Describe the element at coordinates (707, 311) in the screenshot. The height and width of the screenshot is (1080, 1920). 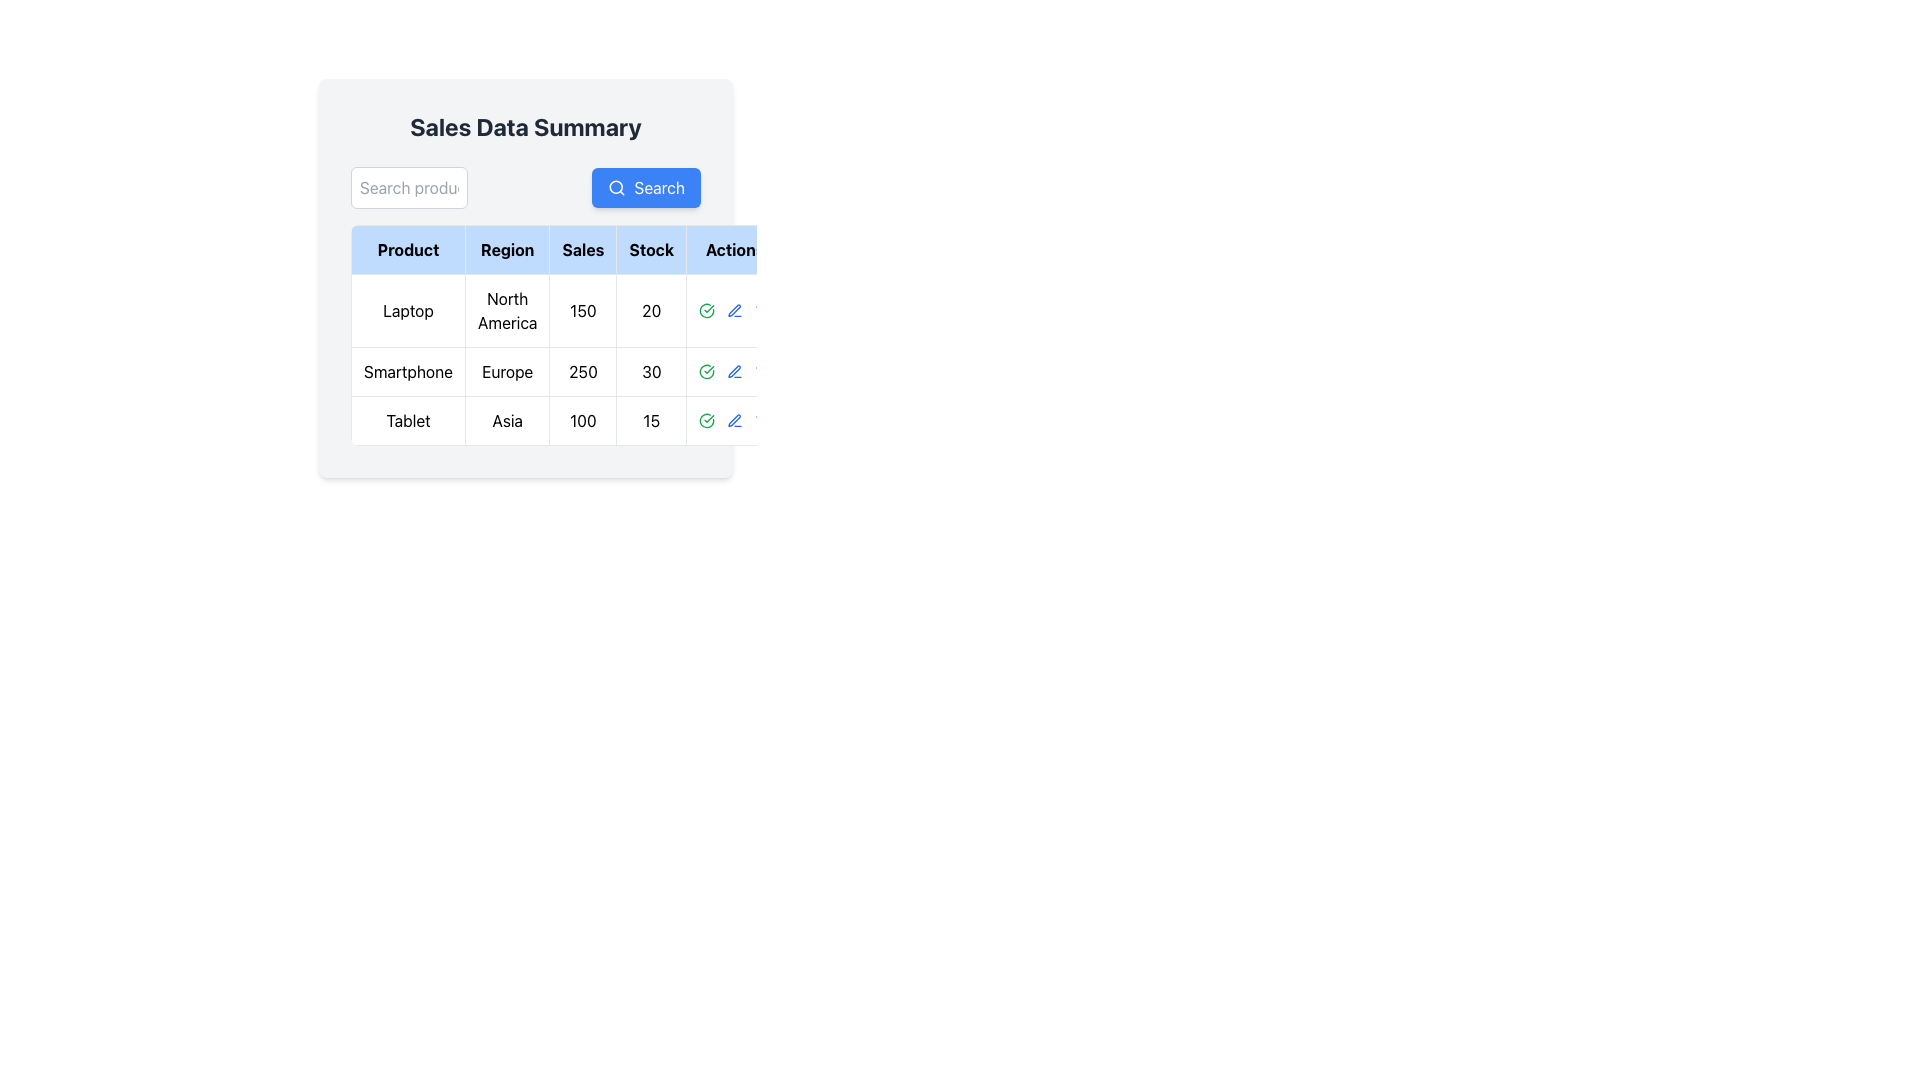
I see `the small green circle-shaped icon with a check mark inside, located in the second row of the 'Action' column to confirm or approve` at that location.